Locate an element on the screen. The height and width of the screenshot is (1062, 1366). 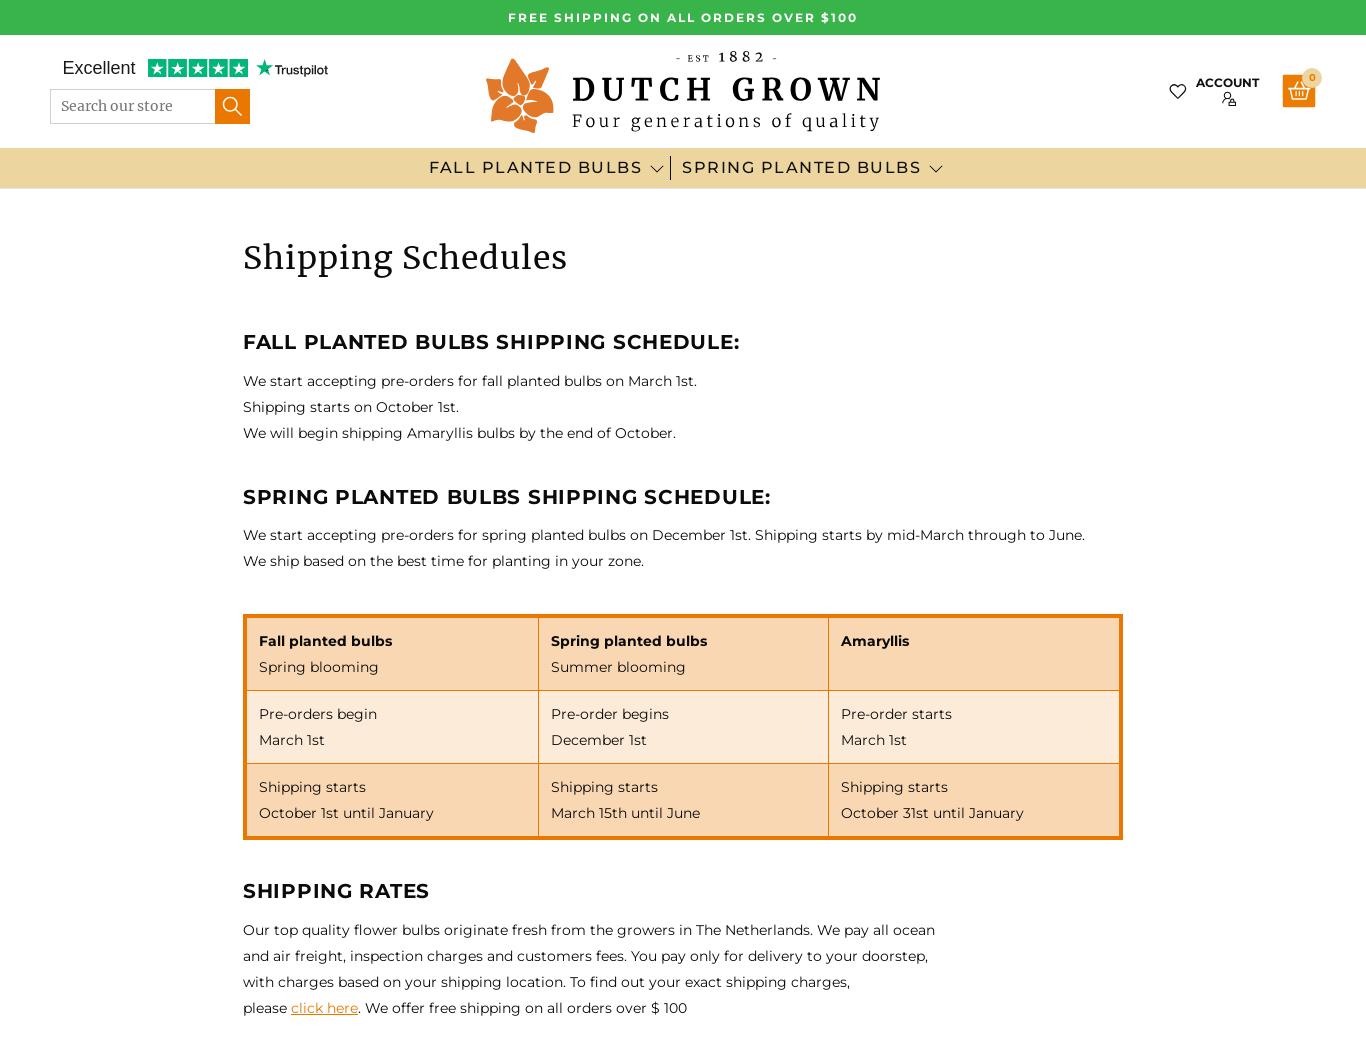
'SPRING PLANTED BULBS SHIPPING SCHEDULE:' is located at coordinates (506, 494).